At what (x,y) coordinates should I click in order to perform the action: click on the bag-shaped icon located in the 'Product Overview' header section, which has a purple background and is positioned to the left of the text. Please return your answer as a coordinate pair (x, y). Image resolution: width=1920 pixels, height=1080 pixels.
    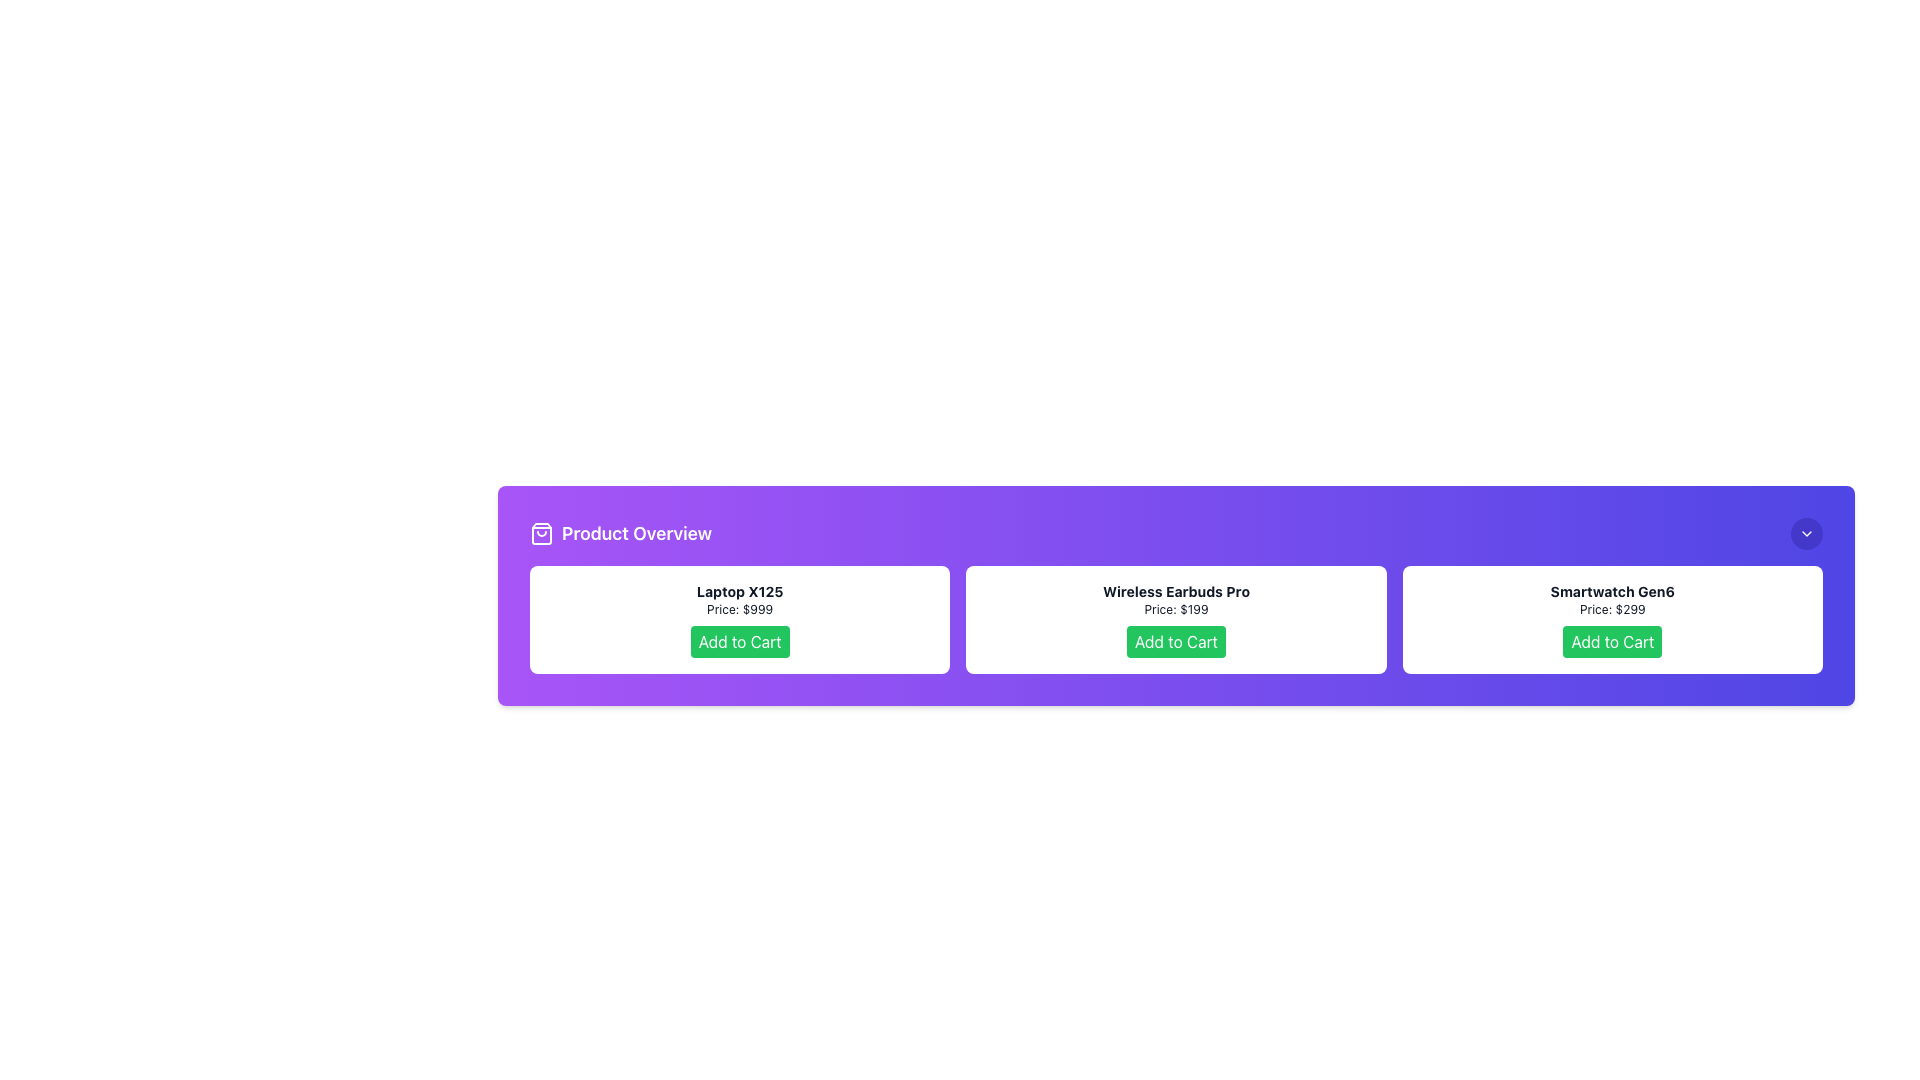
    Looking at the image, I should click on (542, 532).